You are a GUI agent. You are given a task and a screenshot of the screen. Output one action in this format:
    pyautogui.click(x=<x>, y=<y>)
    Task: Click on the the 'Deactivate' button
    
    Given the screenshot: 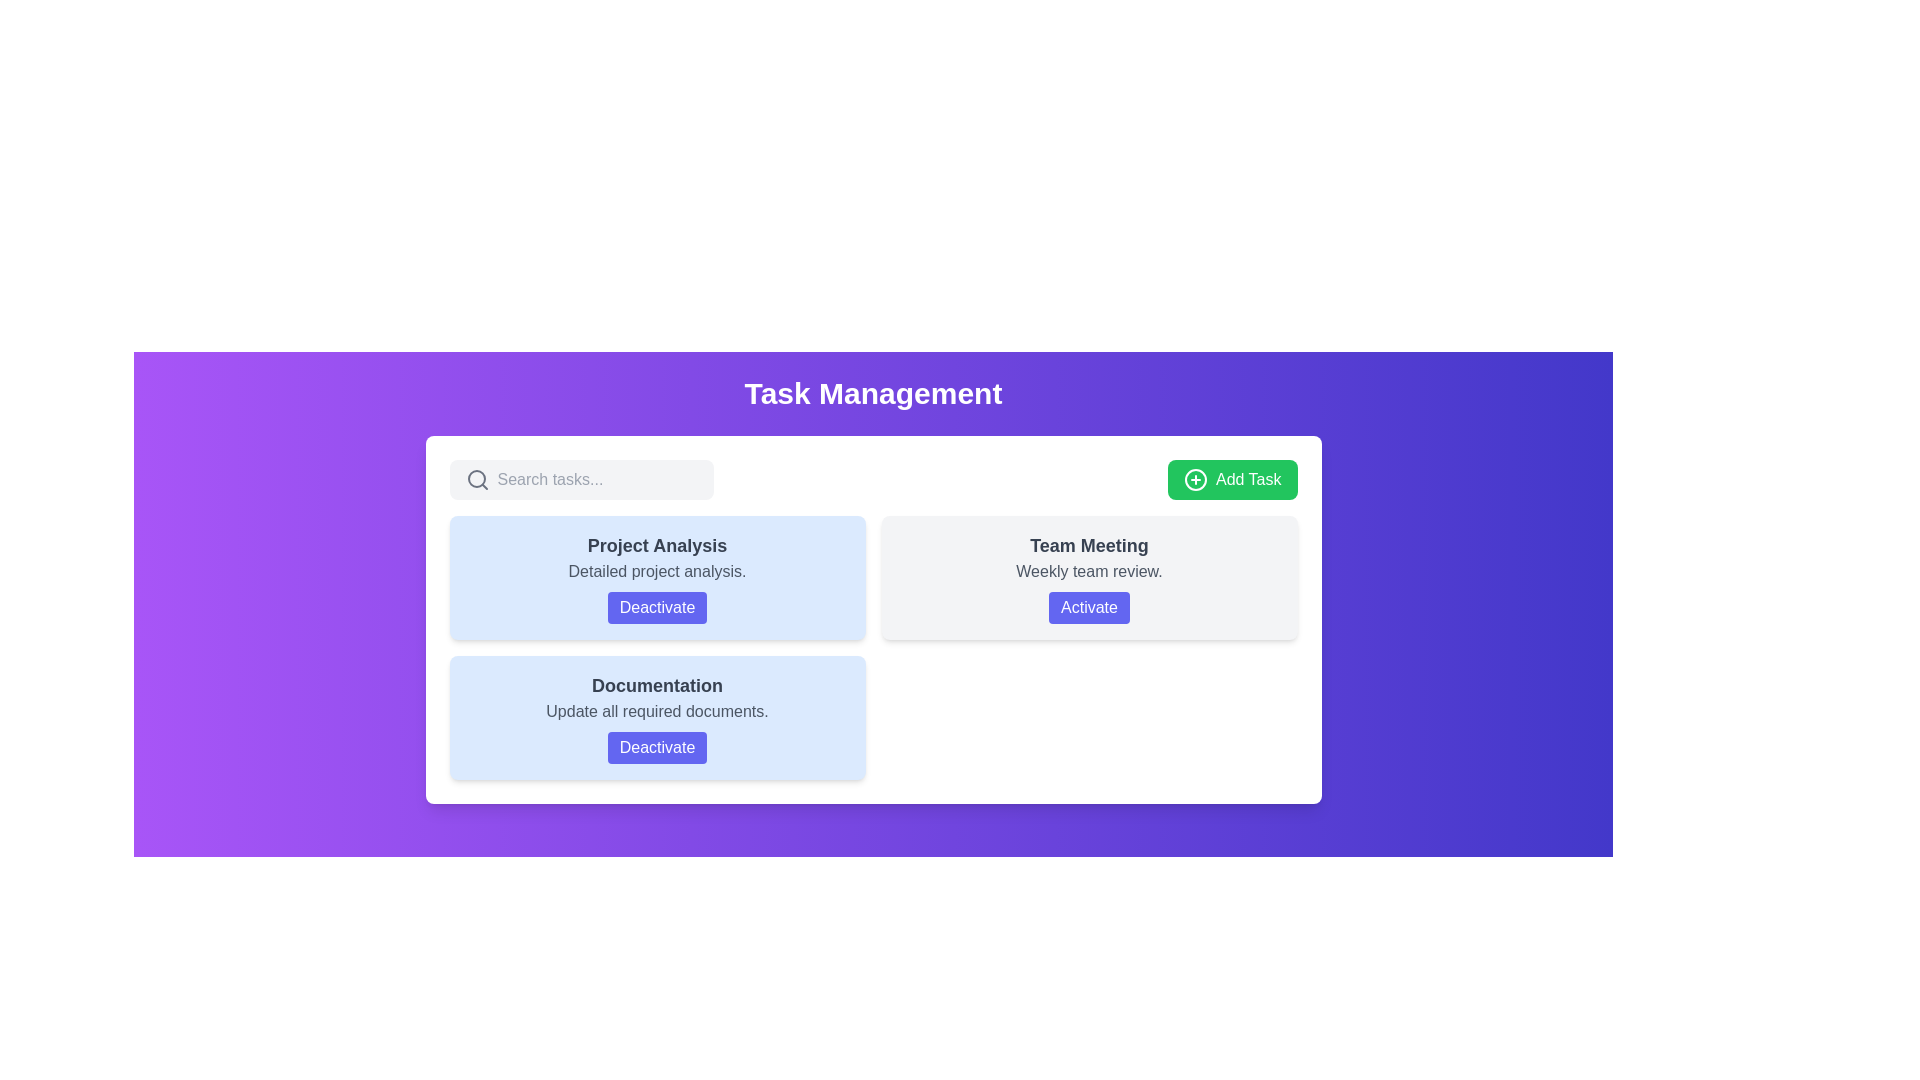 What is the action you would take?
    pyautogui.click(x=657, y=607)
    